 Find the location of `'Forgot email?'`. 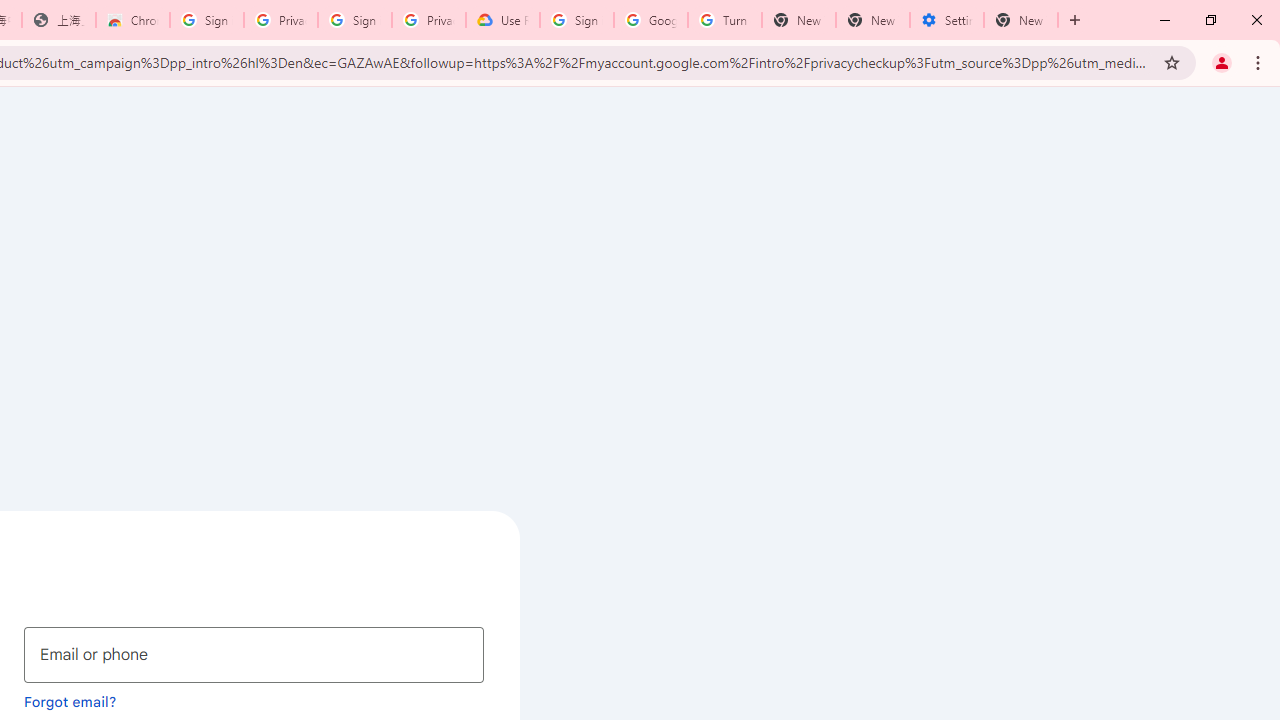

'Forgot email?' is located at coordinates (70, 700).